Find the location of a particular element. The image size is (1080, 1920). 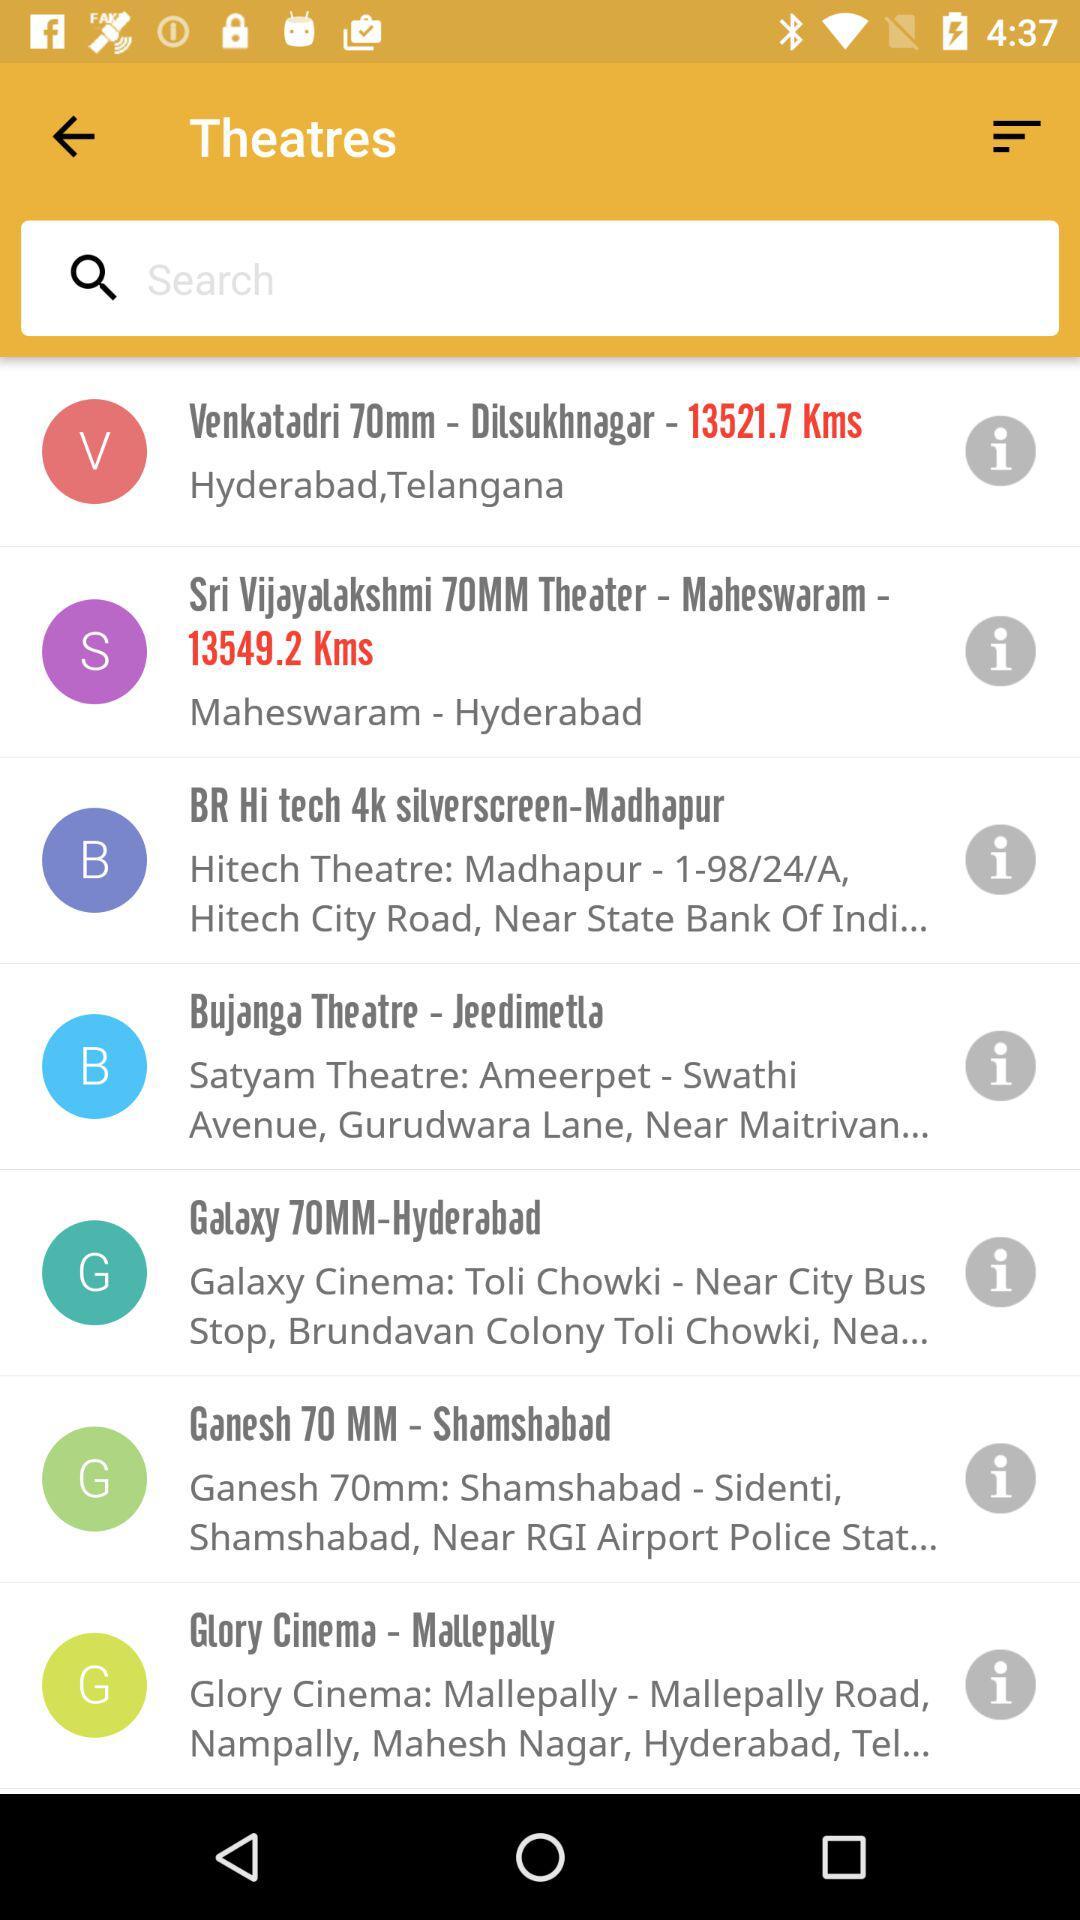

search term is located at coordinates (533, 277).